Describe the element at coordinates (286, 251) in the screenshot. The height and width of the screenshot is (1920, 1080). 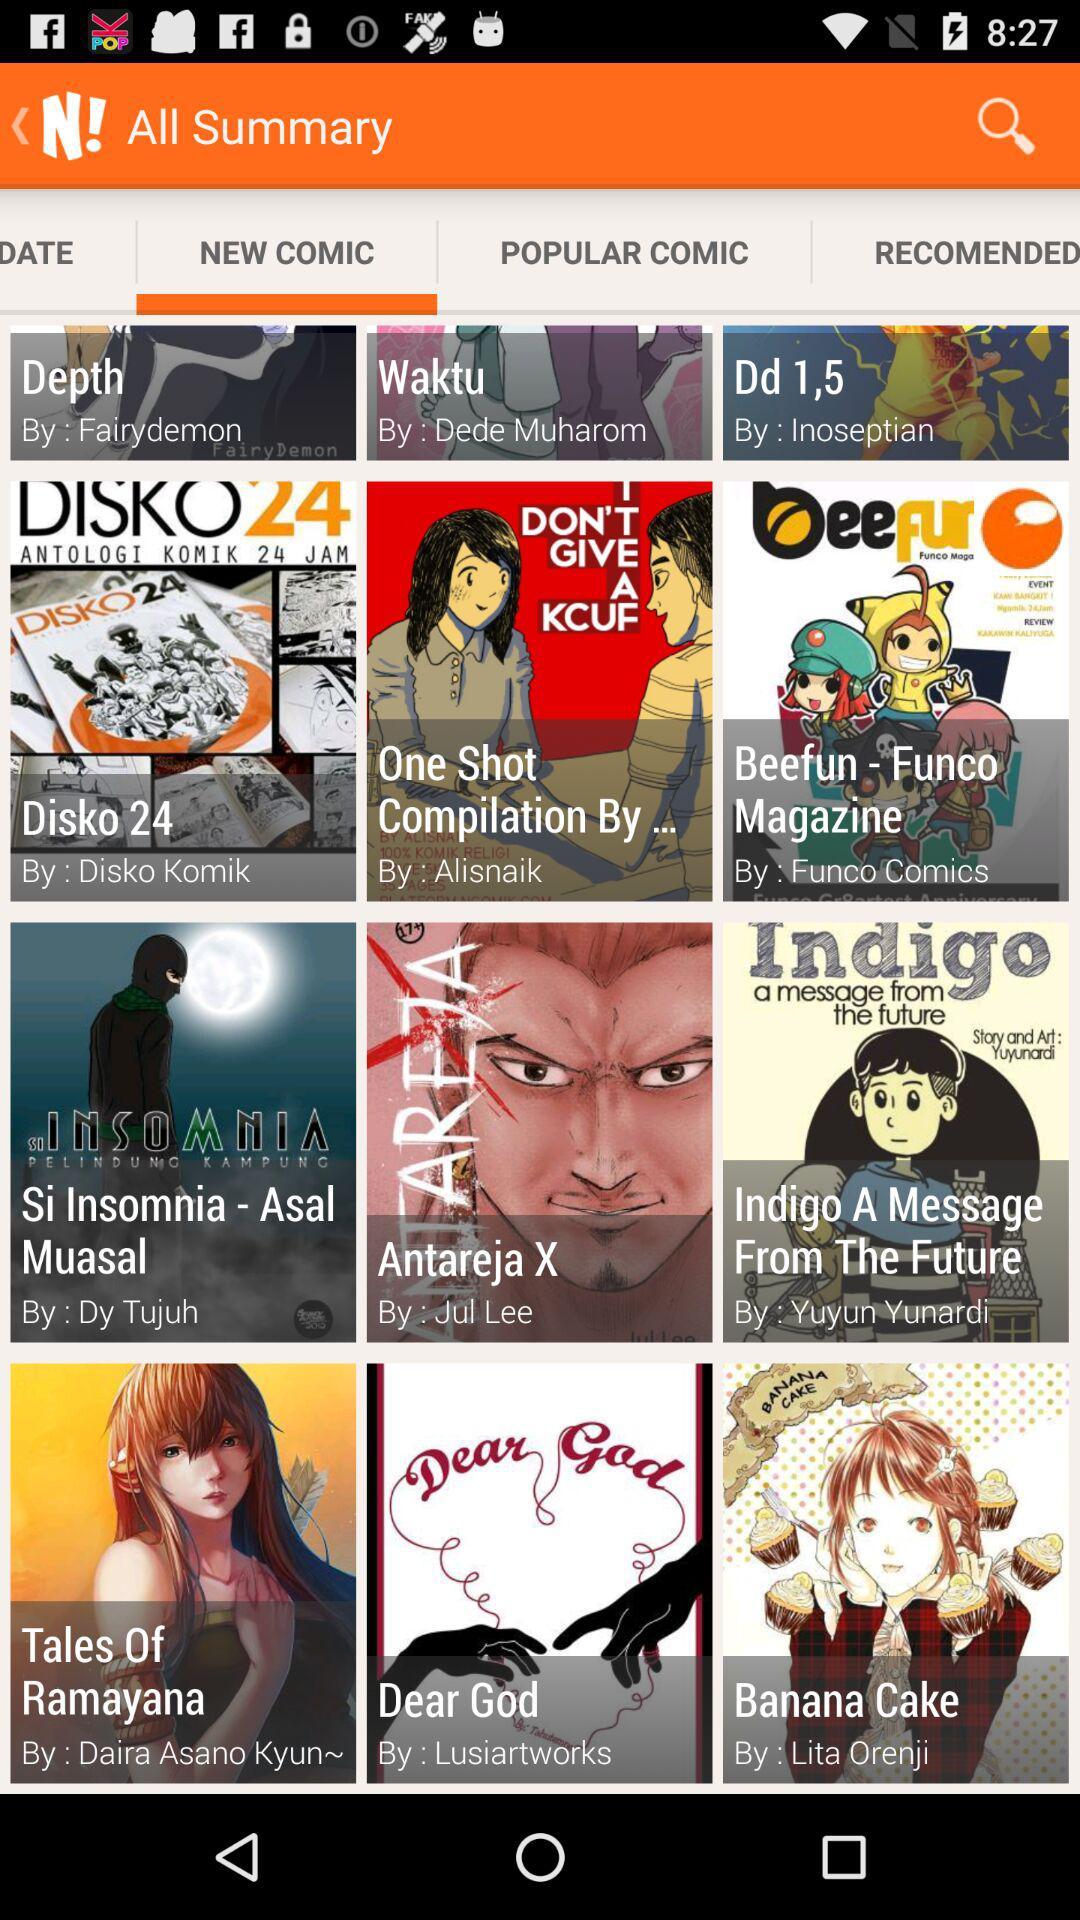
I see `the icon next to subscribed update` at that location.